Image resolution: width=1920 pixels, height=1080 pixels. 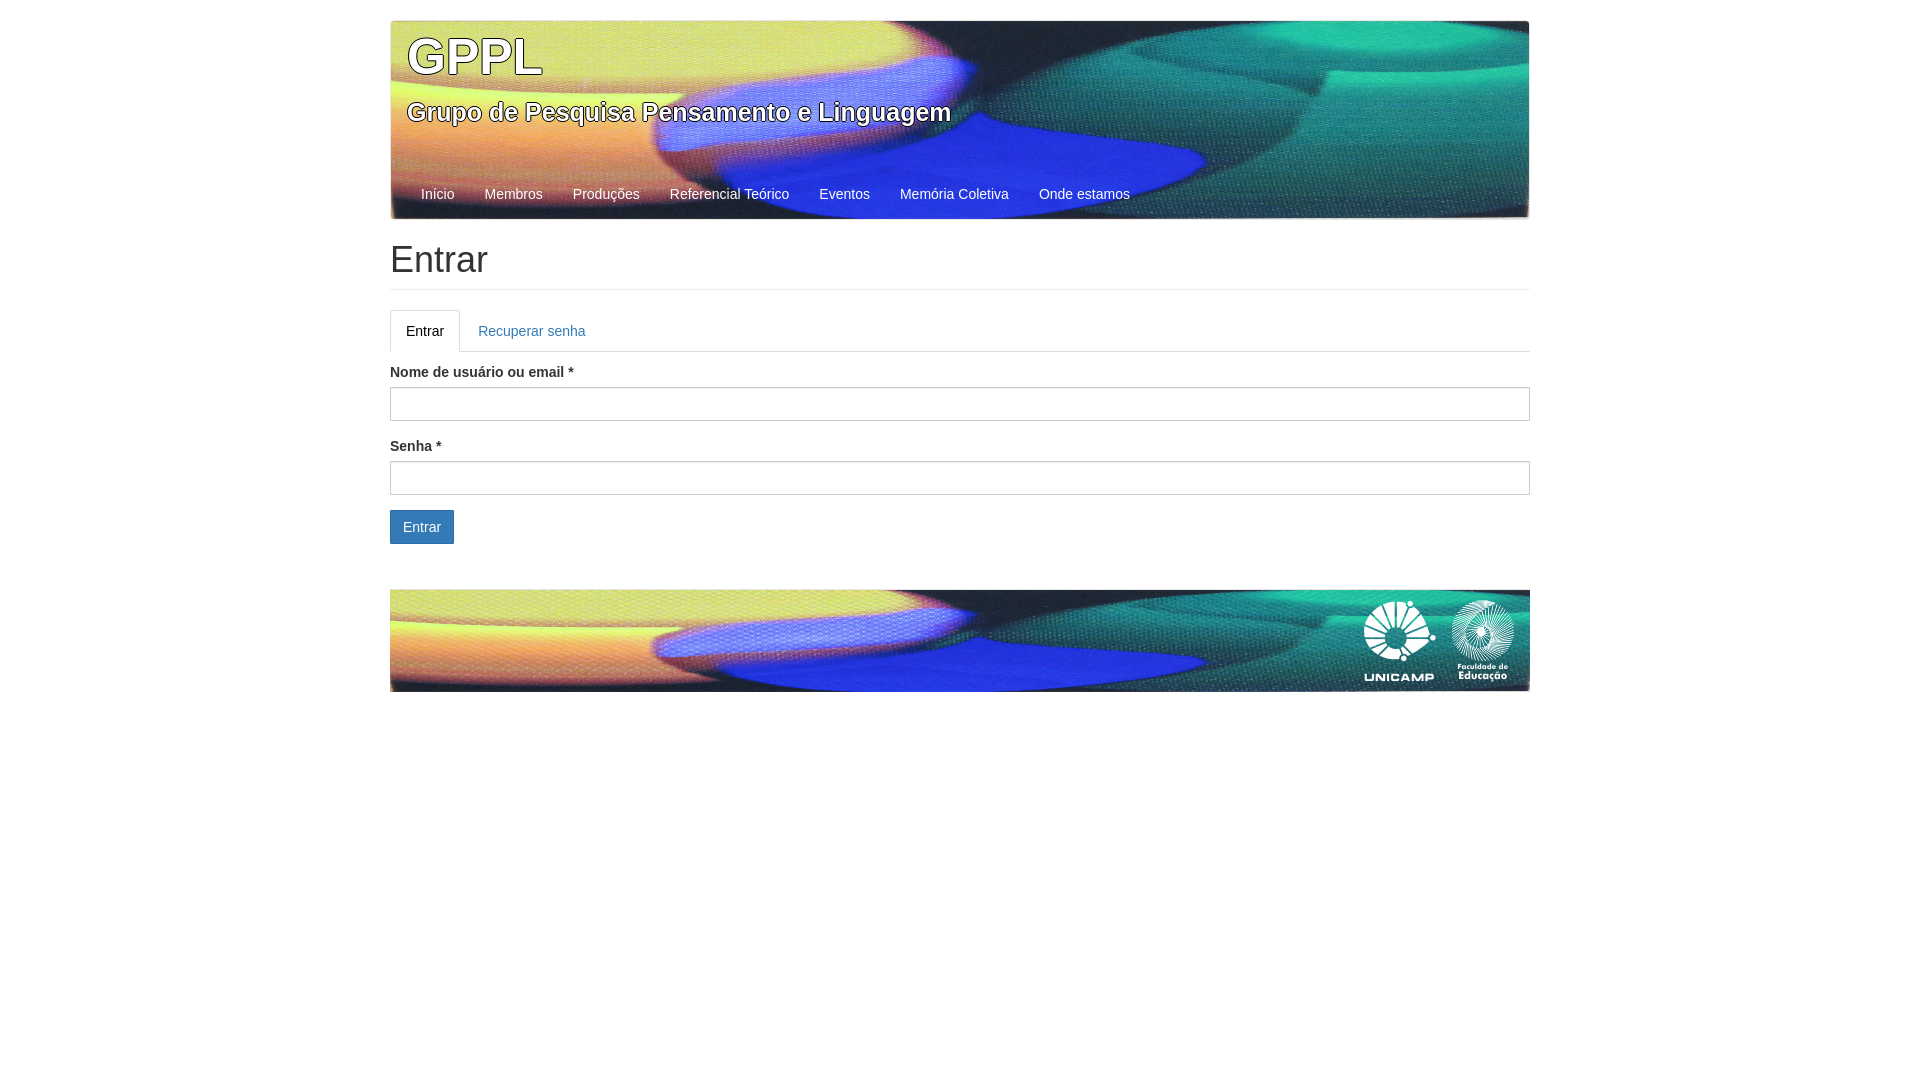 What do you see at coordinates (1023, 193) in the screenshot?
I see `'Onde estamos'` at bounding box center [1023, 193].